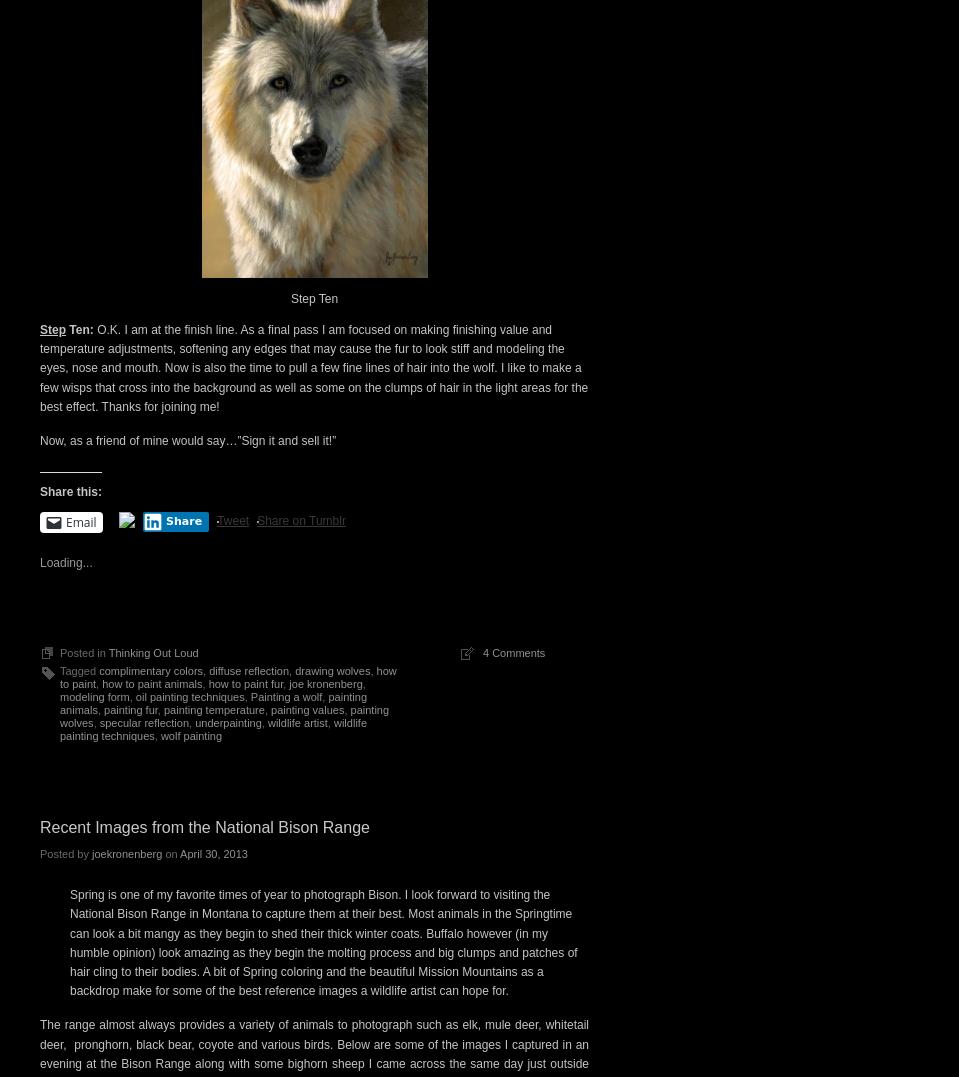 The width and height of the screenshot is (959, 1077). I want to click on 'Posted in', so click(82, 652).